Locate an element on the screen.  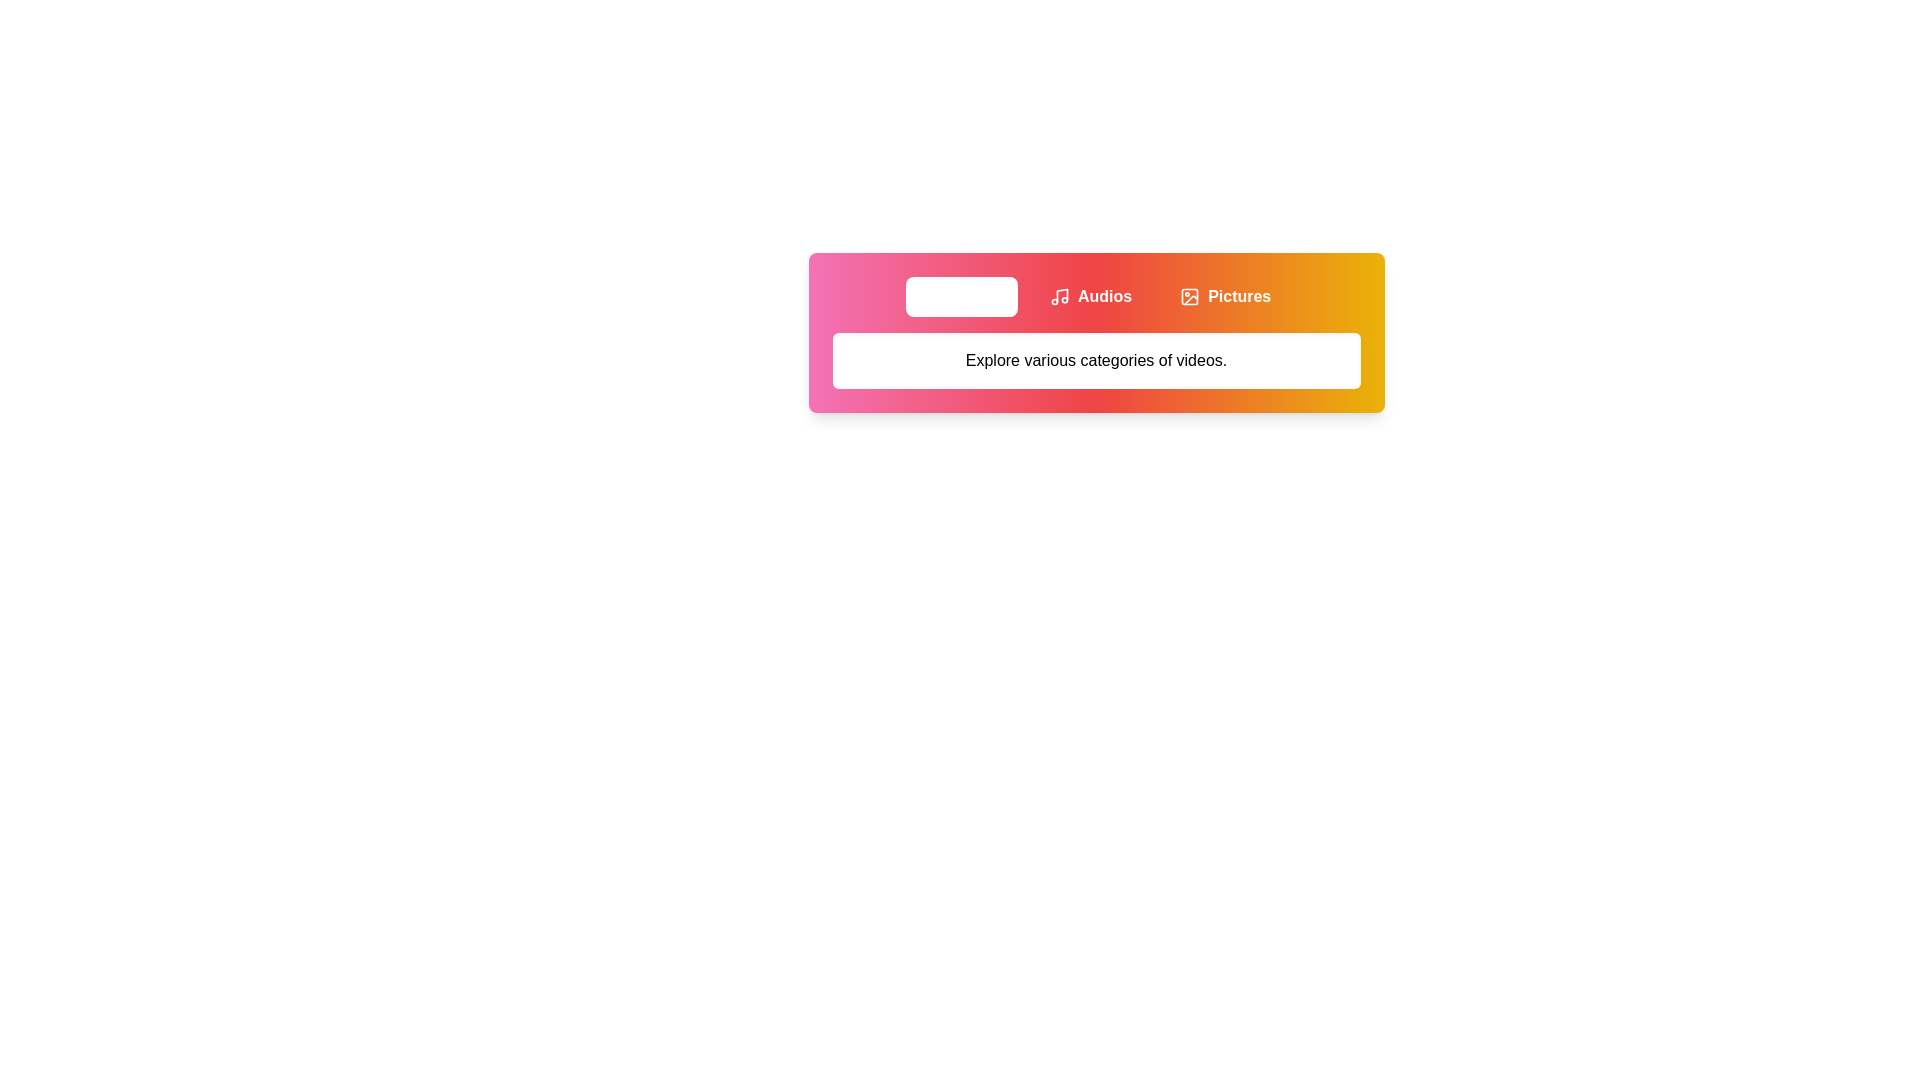
the Audios tab to view its content is located at coordinates (1089, 297).